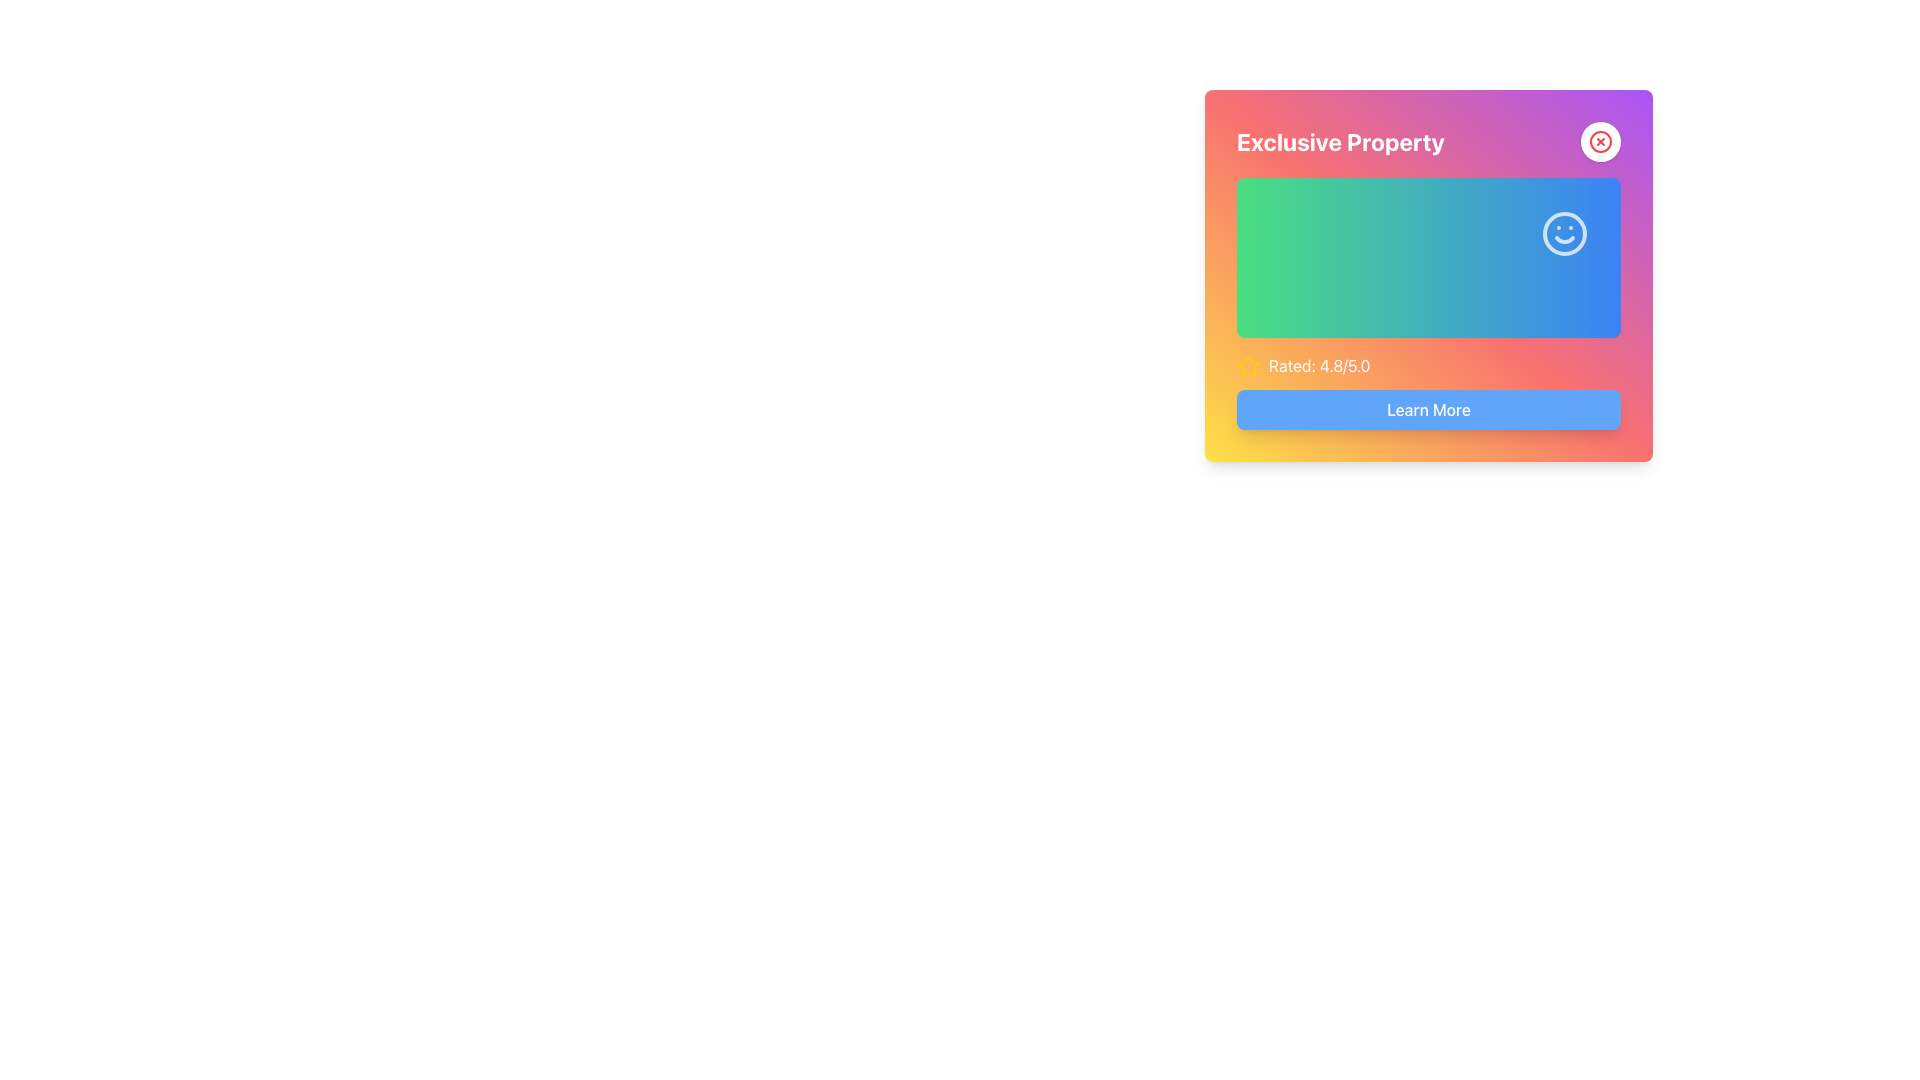 The height and width of the screenshot is (1080, 1920). What do you see at coordinates (1601, 141) in the screenshot?
I see `the circular white button with a red border located at the top-right corner of the card displaying 'Exclusive Property' for keyboard navigation` at bounding box center [1601, 141].